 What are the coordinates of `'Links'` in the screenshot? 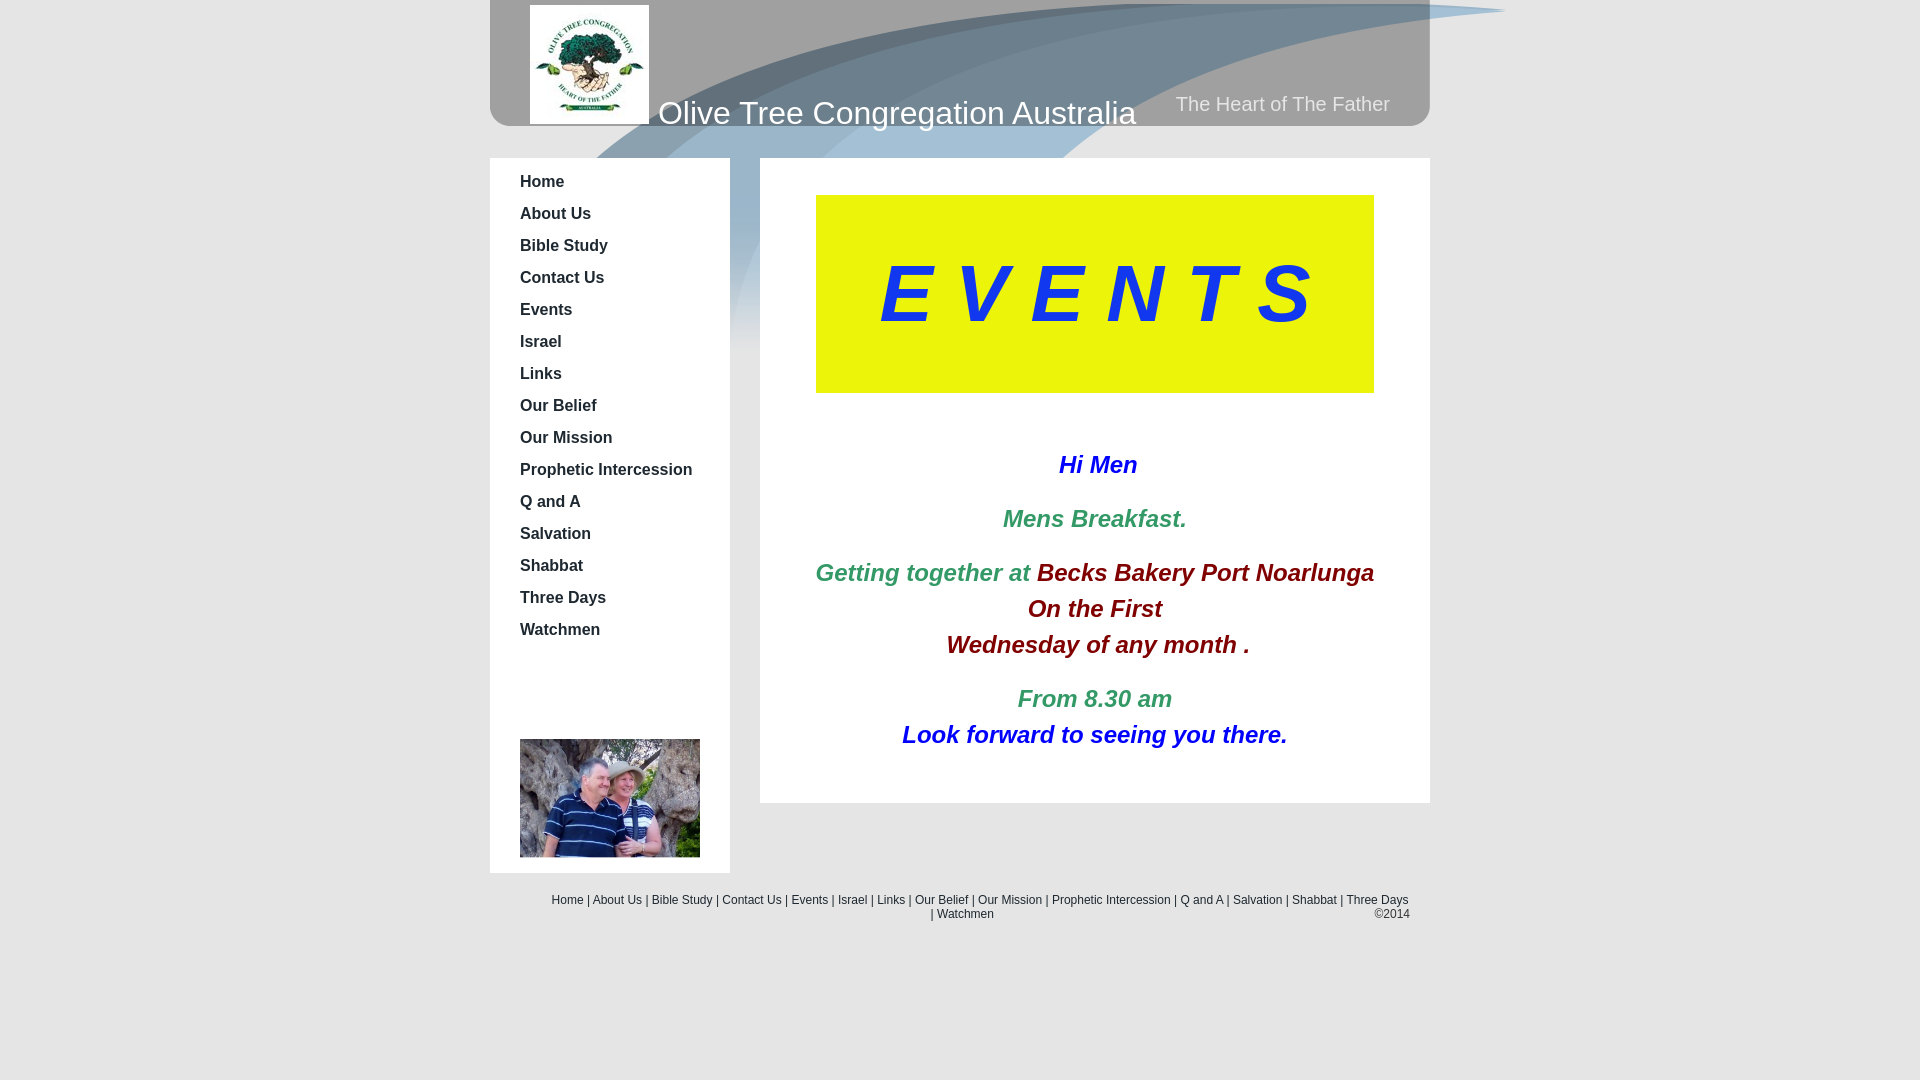 It's located at (541, 373).